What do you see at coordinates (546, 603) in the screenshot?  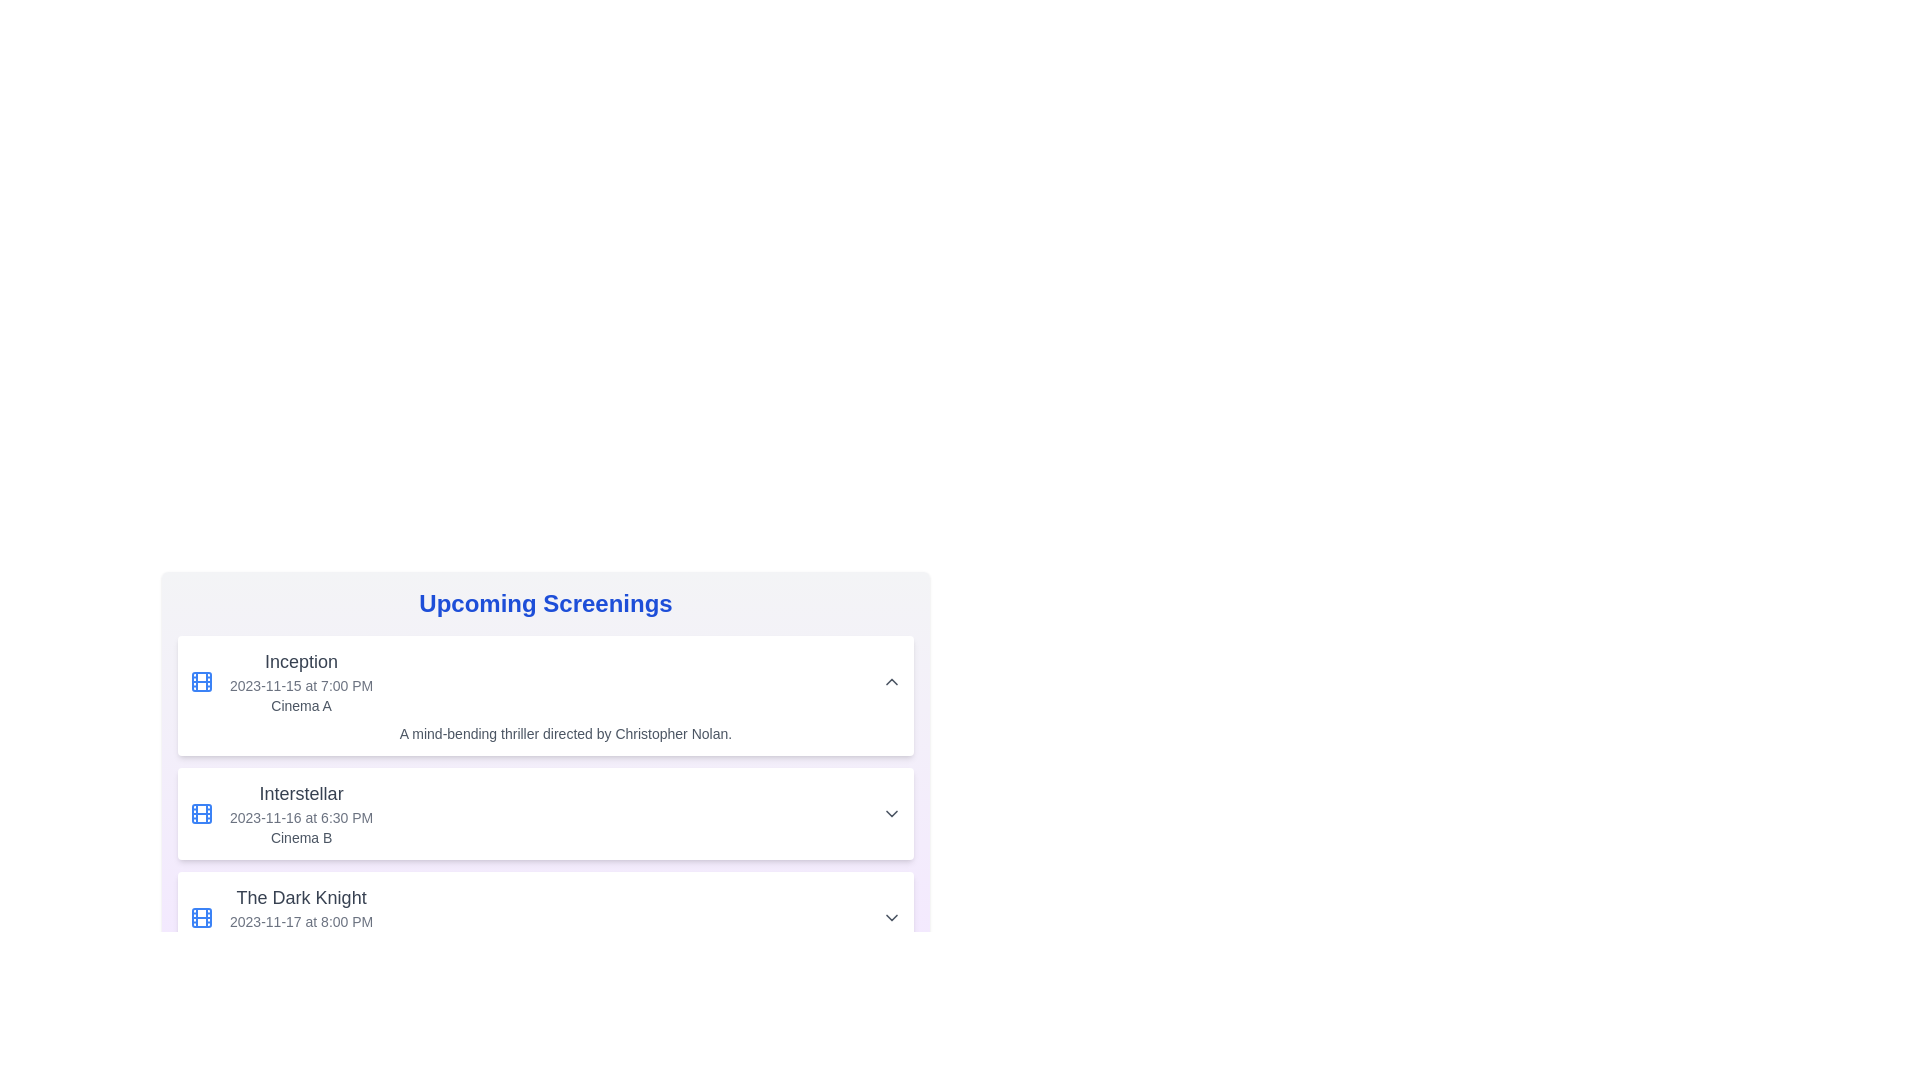 I see `text header displaying 'Upcoming Screenings', which is large, bold, and blue-colored, centered at the top of the content block` at bounding box center [546, 603].